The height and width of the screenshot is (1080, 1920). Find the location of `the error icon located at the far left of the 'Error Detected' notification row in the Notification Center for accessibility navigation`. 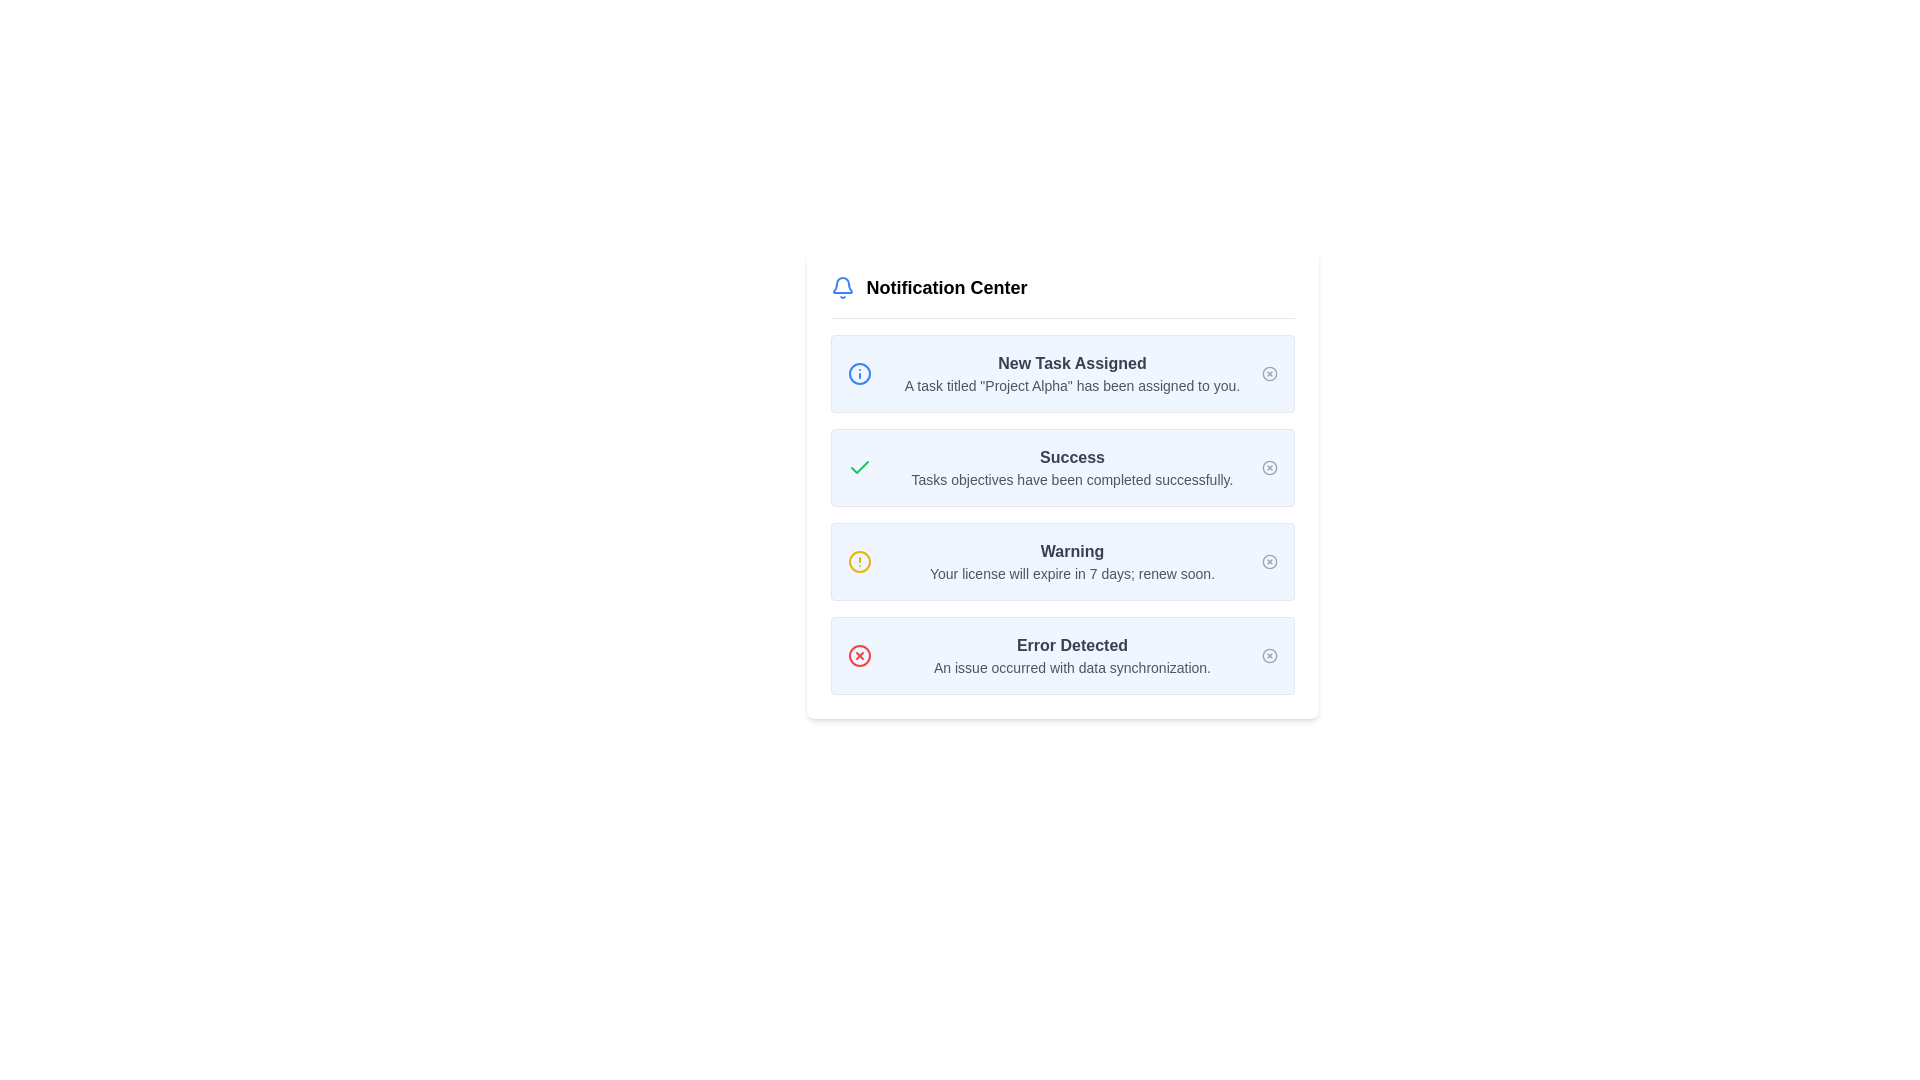

the error icon located at the far left of the 'Error Detected' notification row in the Notification Center for accessibility navigation is located at coordinates (859, 655).